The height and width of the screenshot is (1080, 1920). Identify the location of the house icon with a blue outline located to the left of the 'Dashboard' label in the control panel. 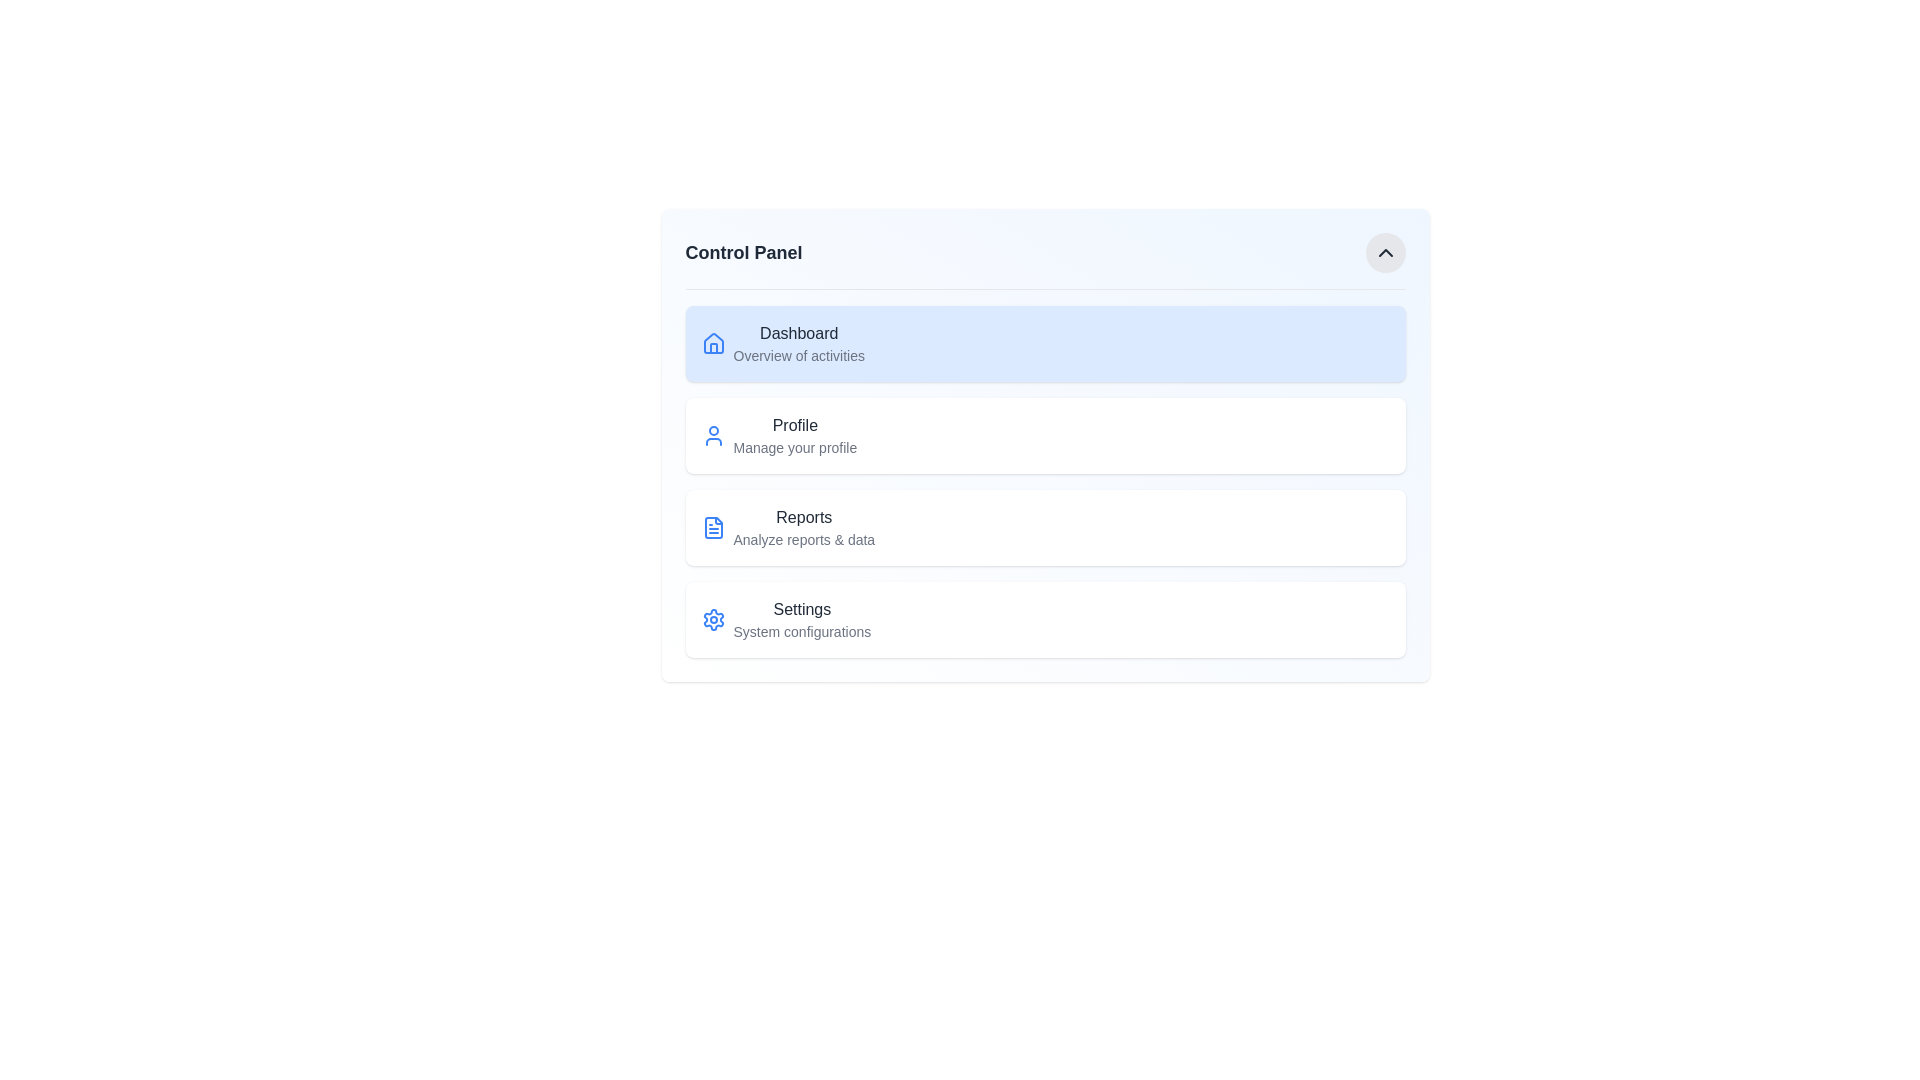
(713, 342).